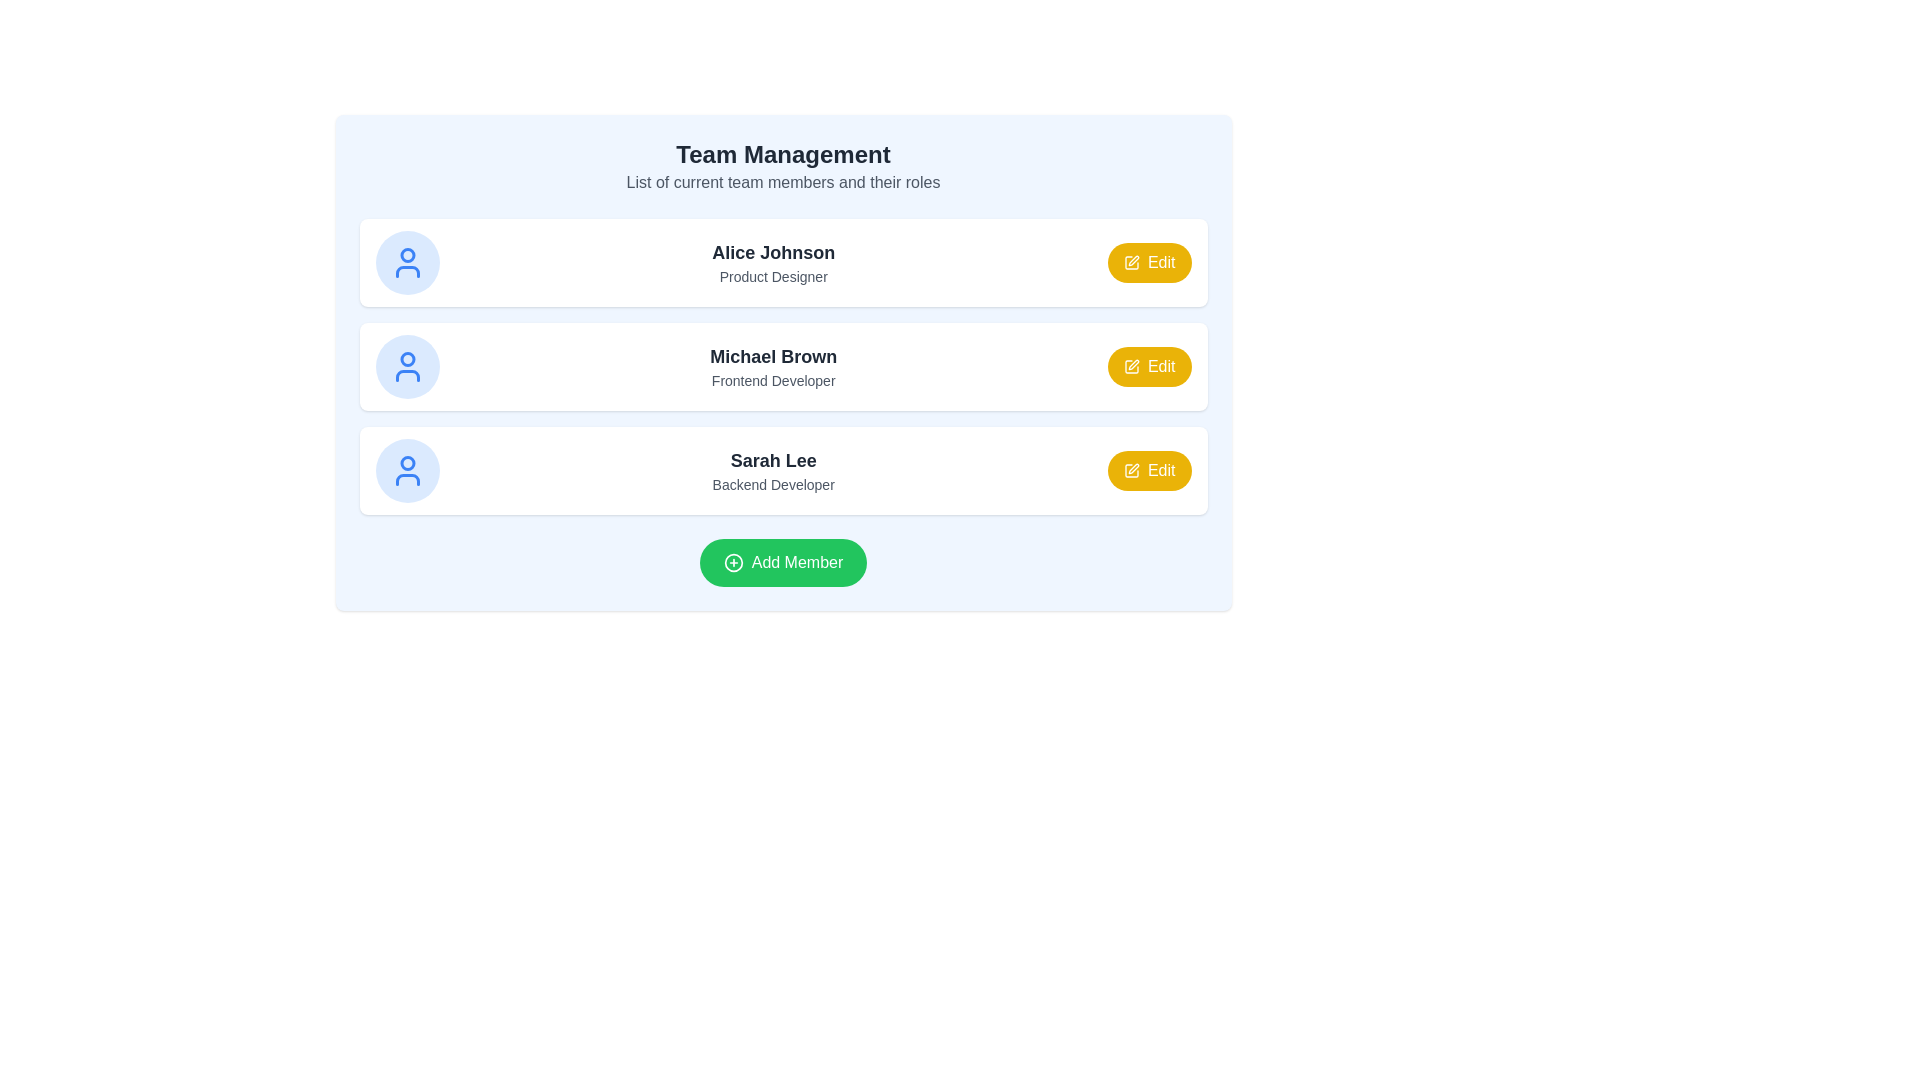  Describe the element at coordinates (1133, 365) in the screenshot. I see `the Edit Pen Icon located to the right of the user entry for 'Michael Brown' in the second row of the user list` at that location.